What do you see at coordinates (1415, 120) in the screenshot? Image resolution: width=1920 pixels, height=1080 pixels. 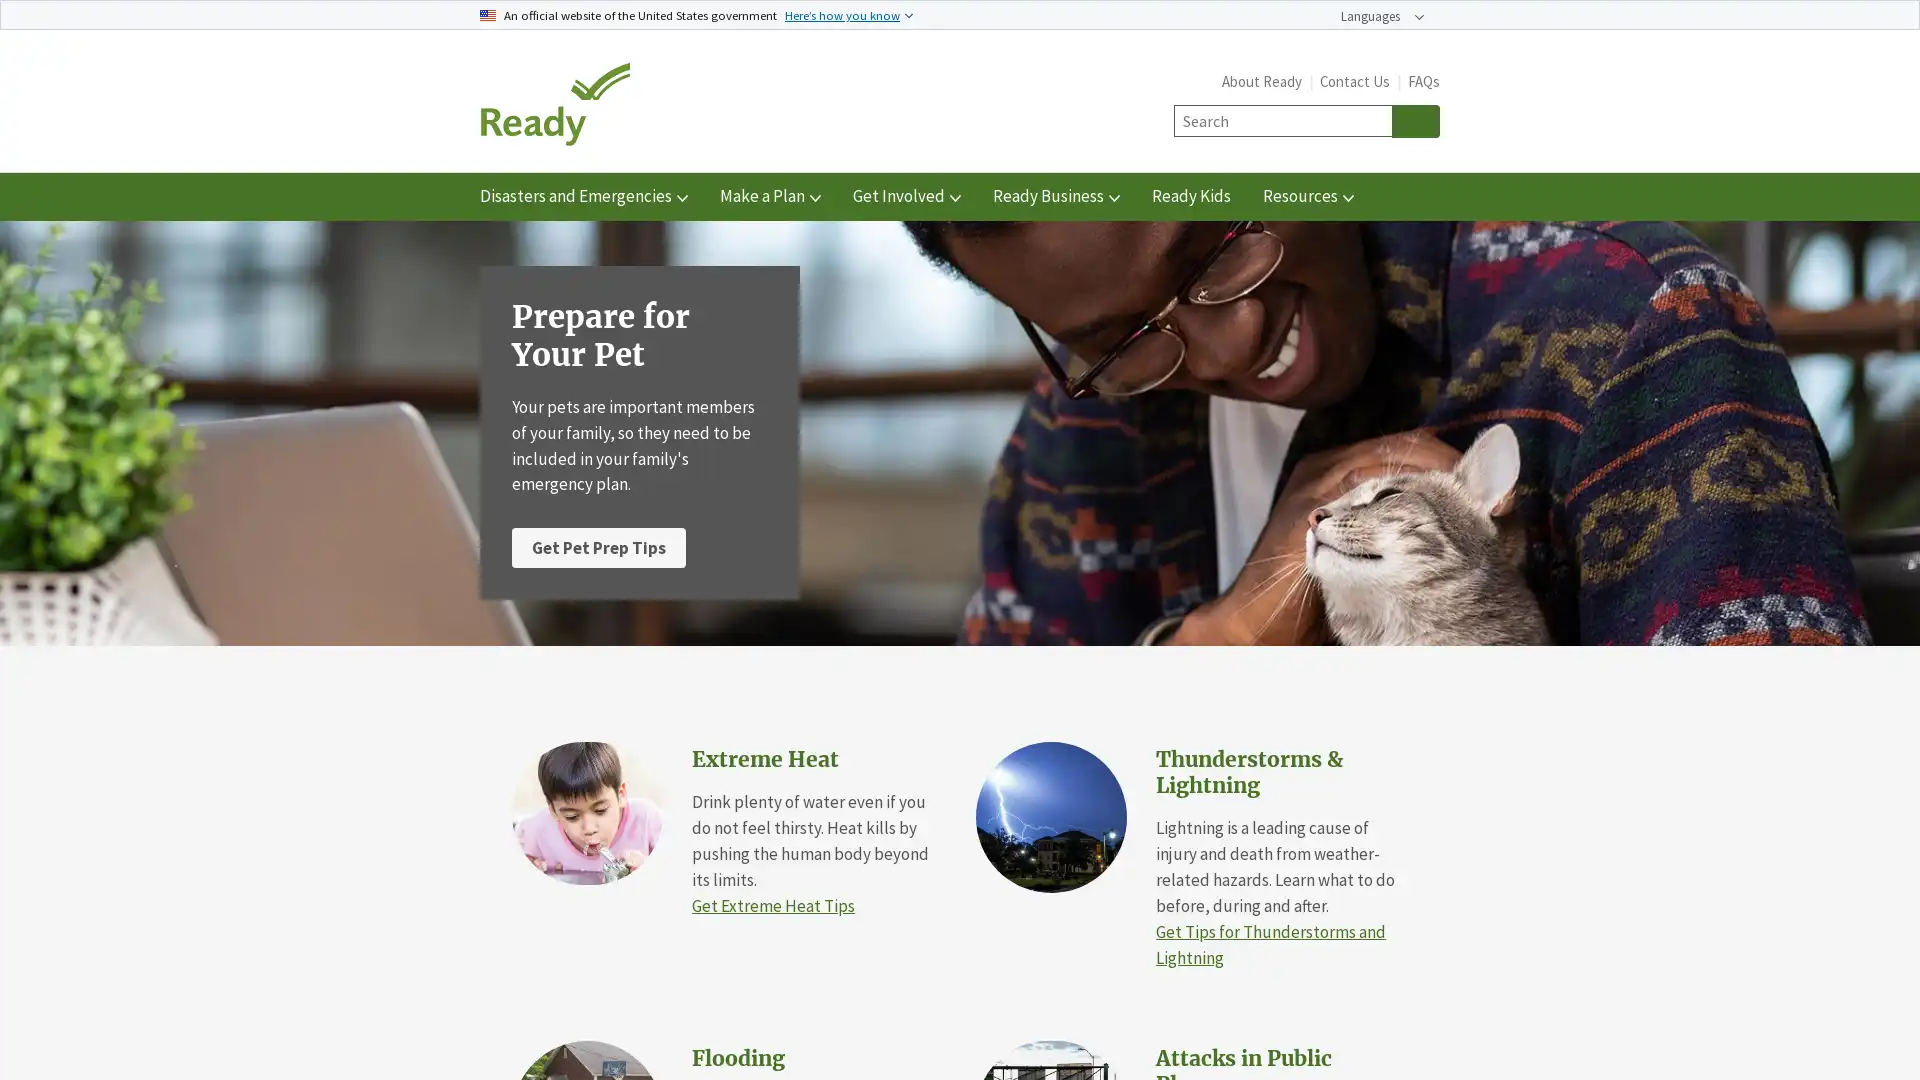 I see `Search` at bounding box center [1415, 120].